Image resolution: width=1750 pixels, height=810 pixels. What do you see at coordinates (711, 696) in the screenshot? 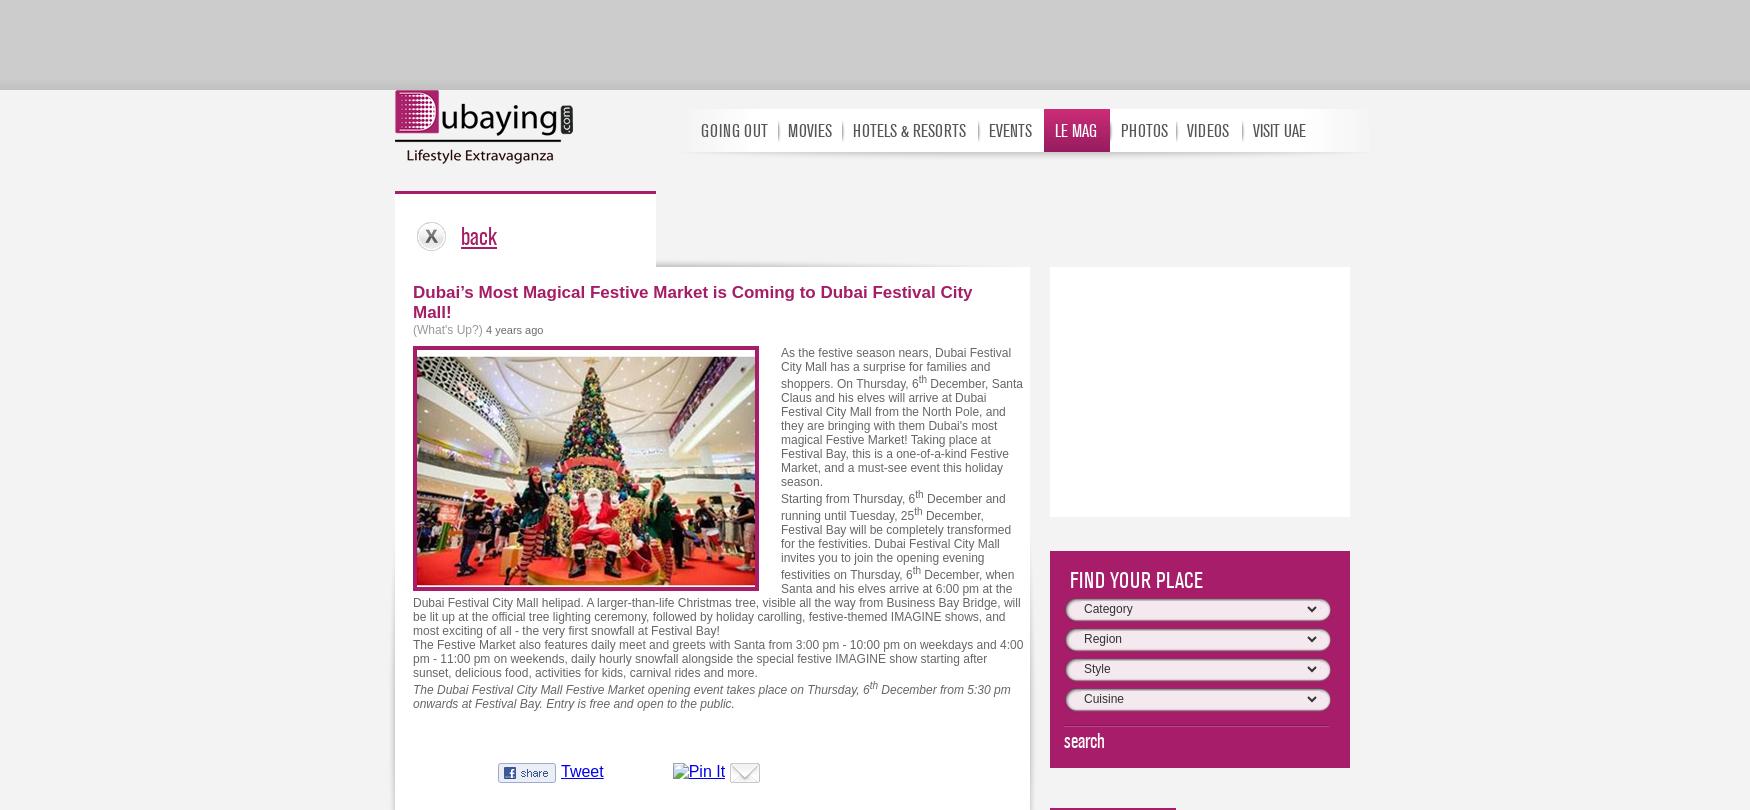
I see `'December from 5:30 pm onwards at Festival Bay. Entry is free and open to the public.'` at bounding box center [711, 696].